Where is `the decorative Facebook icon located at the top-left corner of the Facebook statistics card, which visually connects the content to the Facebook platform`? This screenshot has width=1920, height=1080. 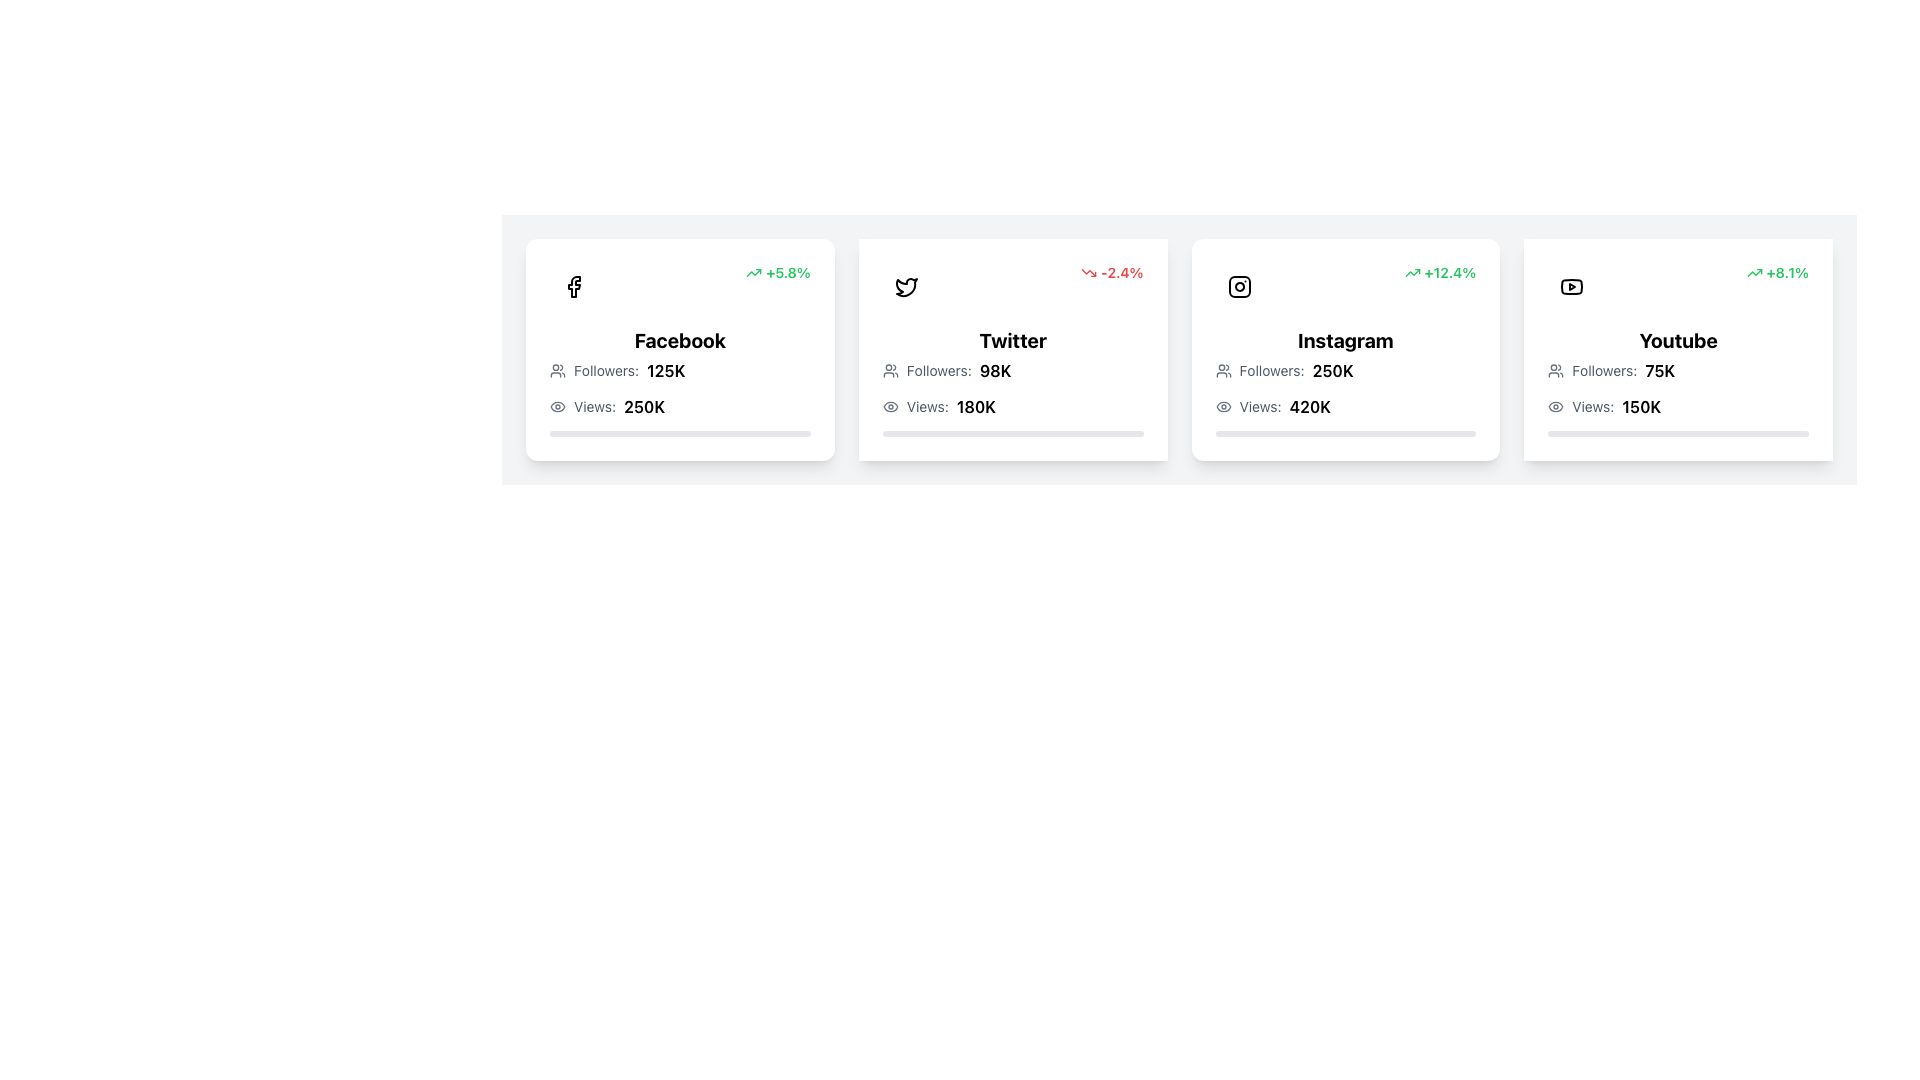 the decorative Facebook icon located at the top-left corner of the Facebook statistics card, which visually connects the content to the Facebook platform is located at coordinates (573, 286).